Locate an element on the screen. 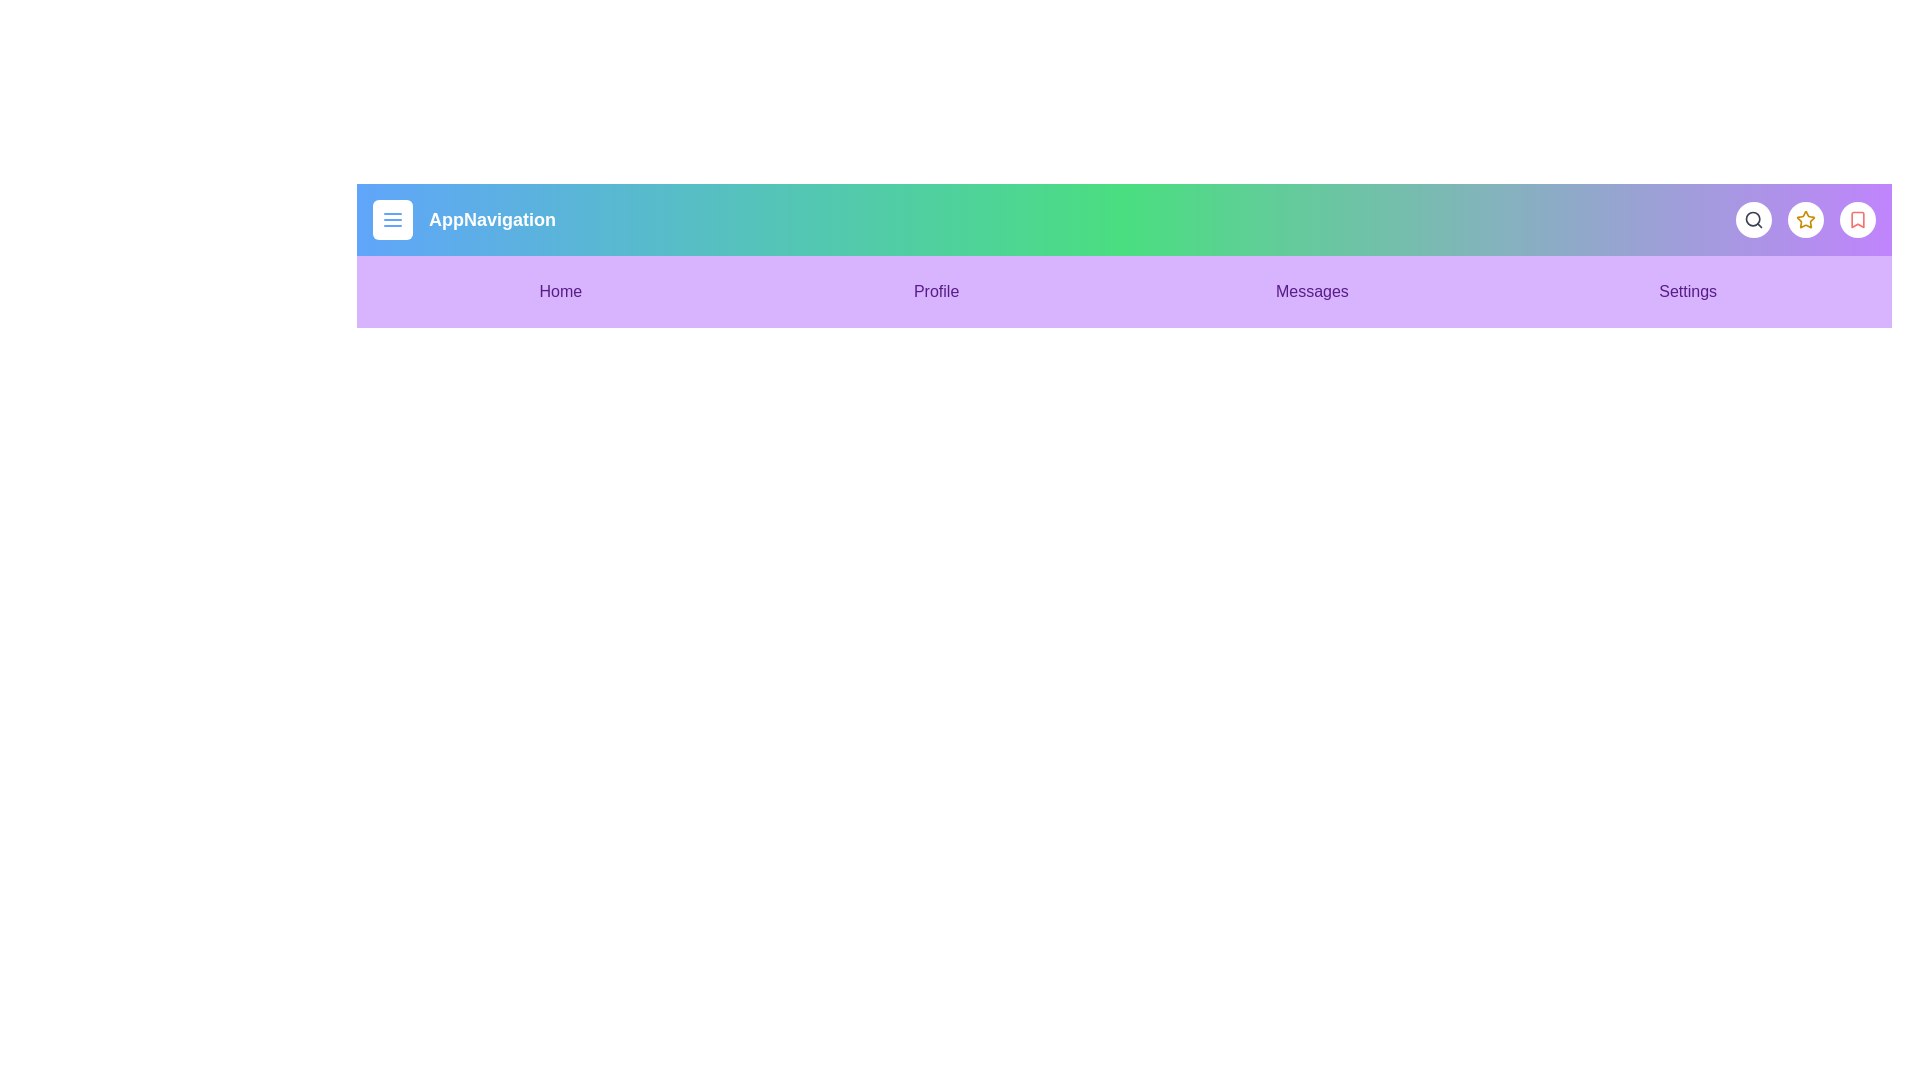 The width and height of the screenshot is (1920, 1080). the menu item Home to navigate to the corresponding section is located at coordinates (560, 292).